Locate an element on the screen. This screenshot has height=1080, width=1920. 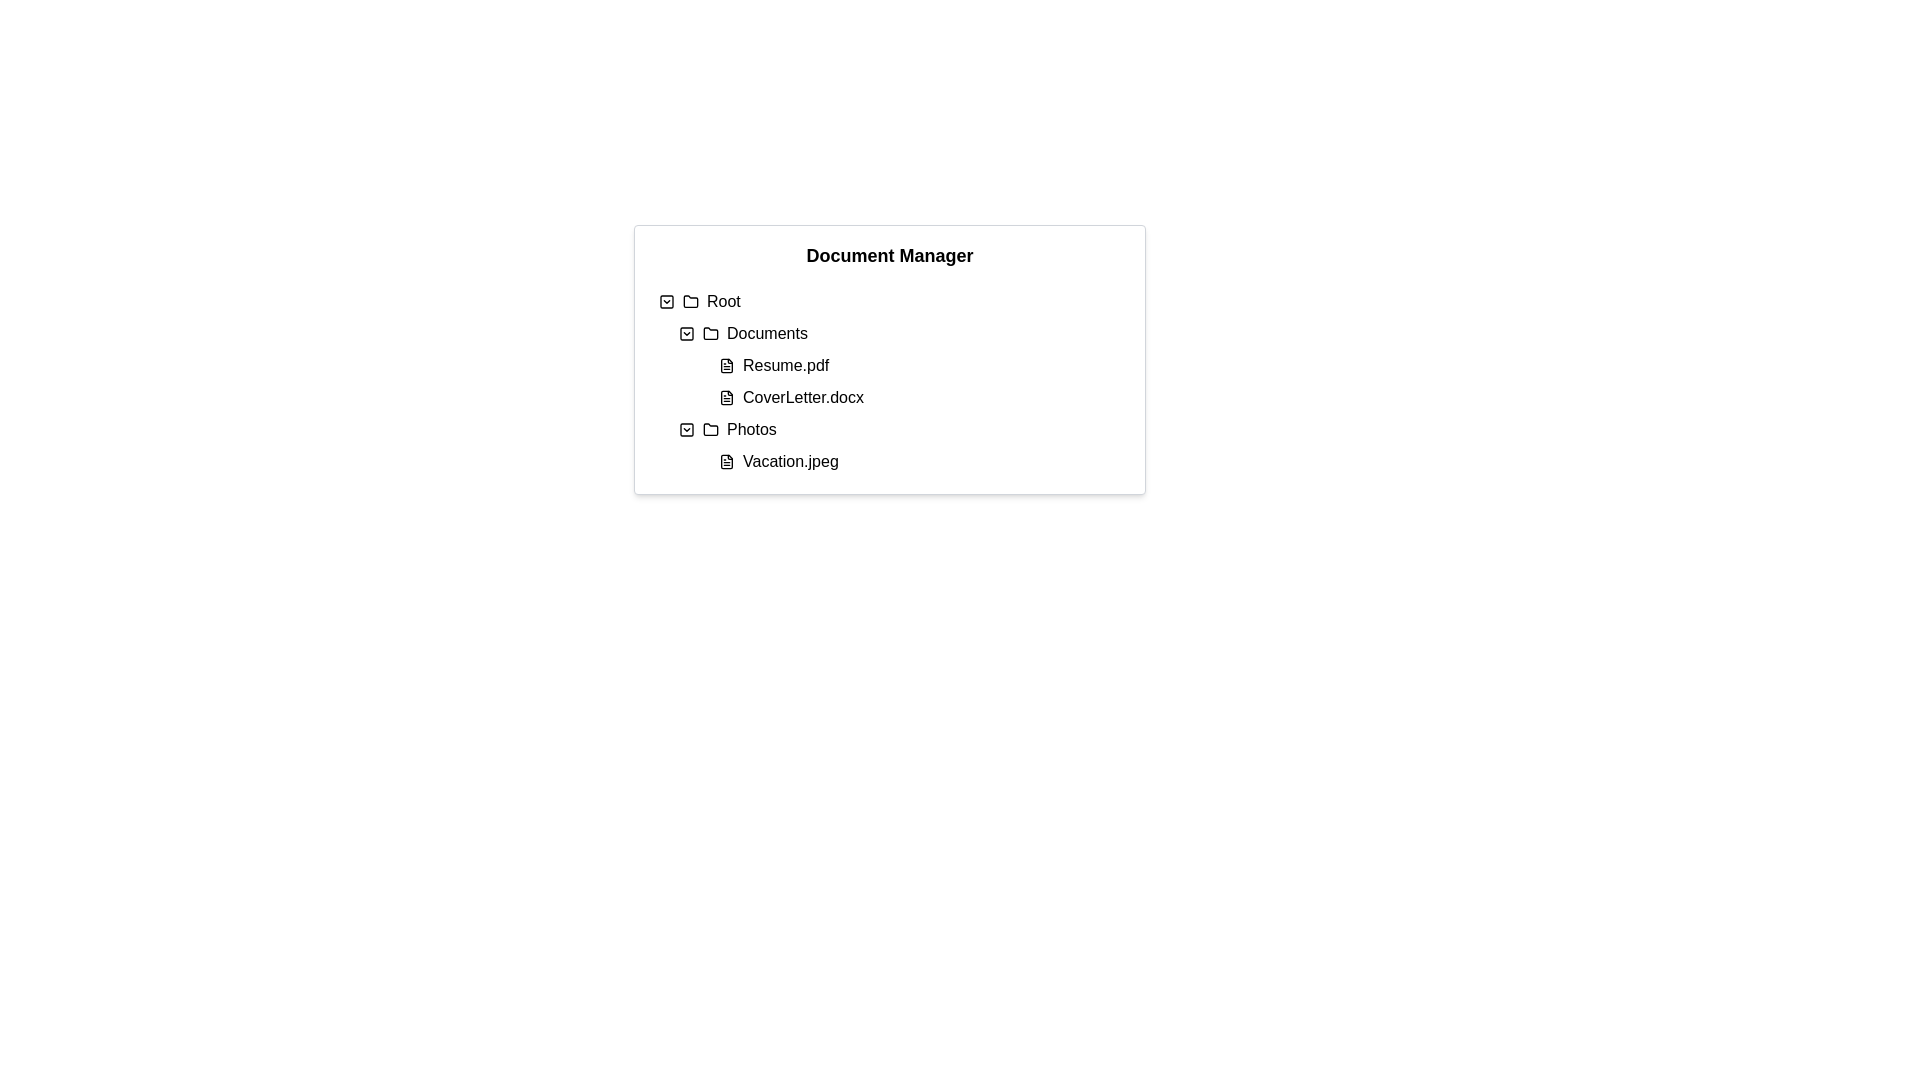
the file entry labeled 'Resume.pdf' located under the 'Documents' section is located at coordinates (899, 366).